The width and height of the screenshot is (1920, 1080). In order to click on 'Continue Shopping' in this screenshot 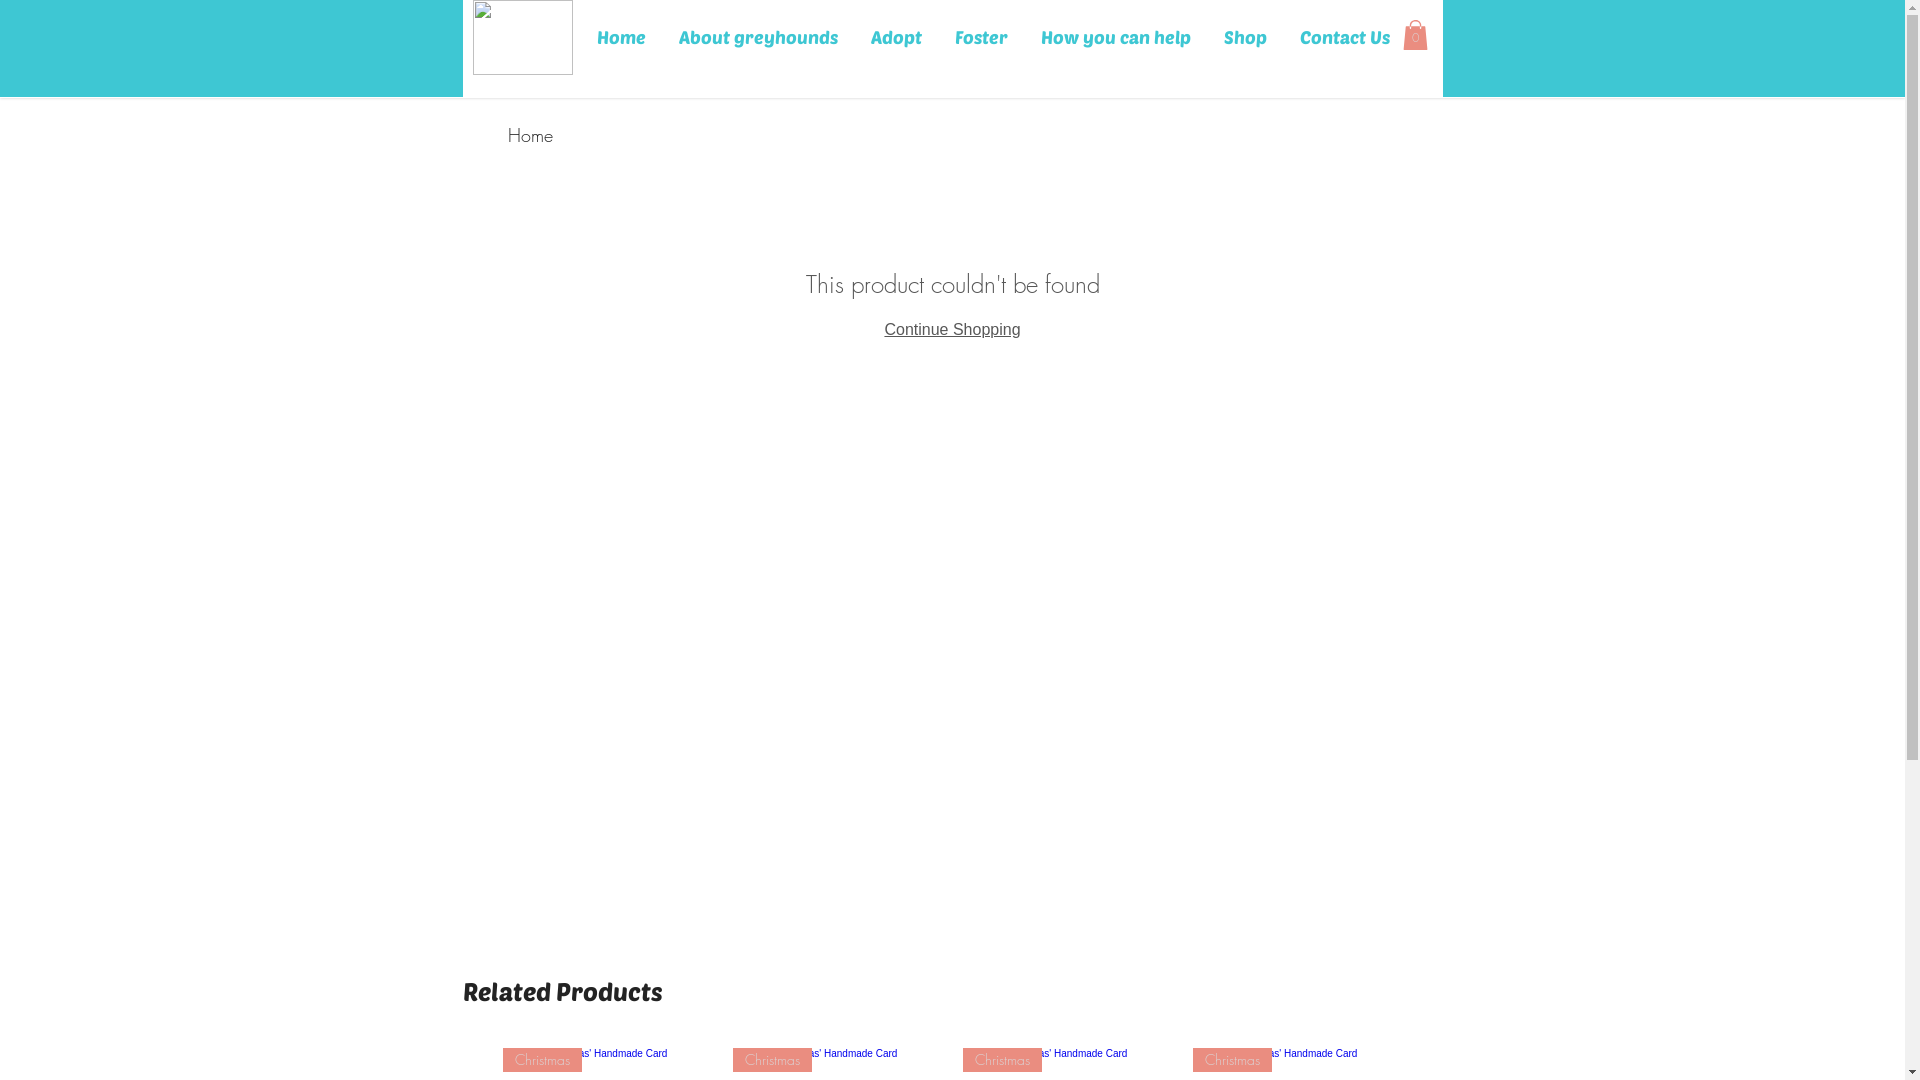, I will do `click(950, 328)`.